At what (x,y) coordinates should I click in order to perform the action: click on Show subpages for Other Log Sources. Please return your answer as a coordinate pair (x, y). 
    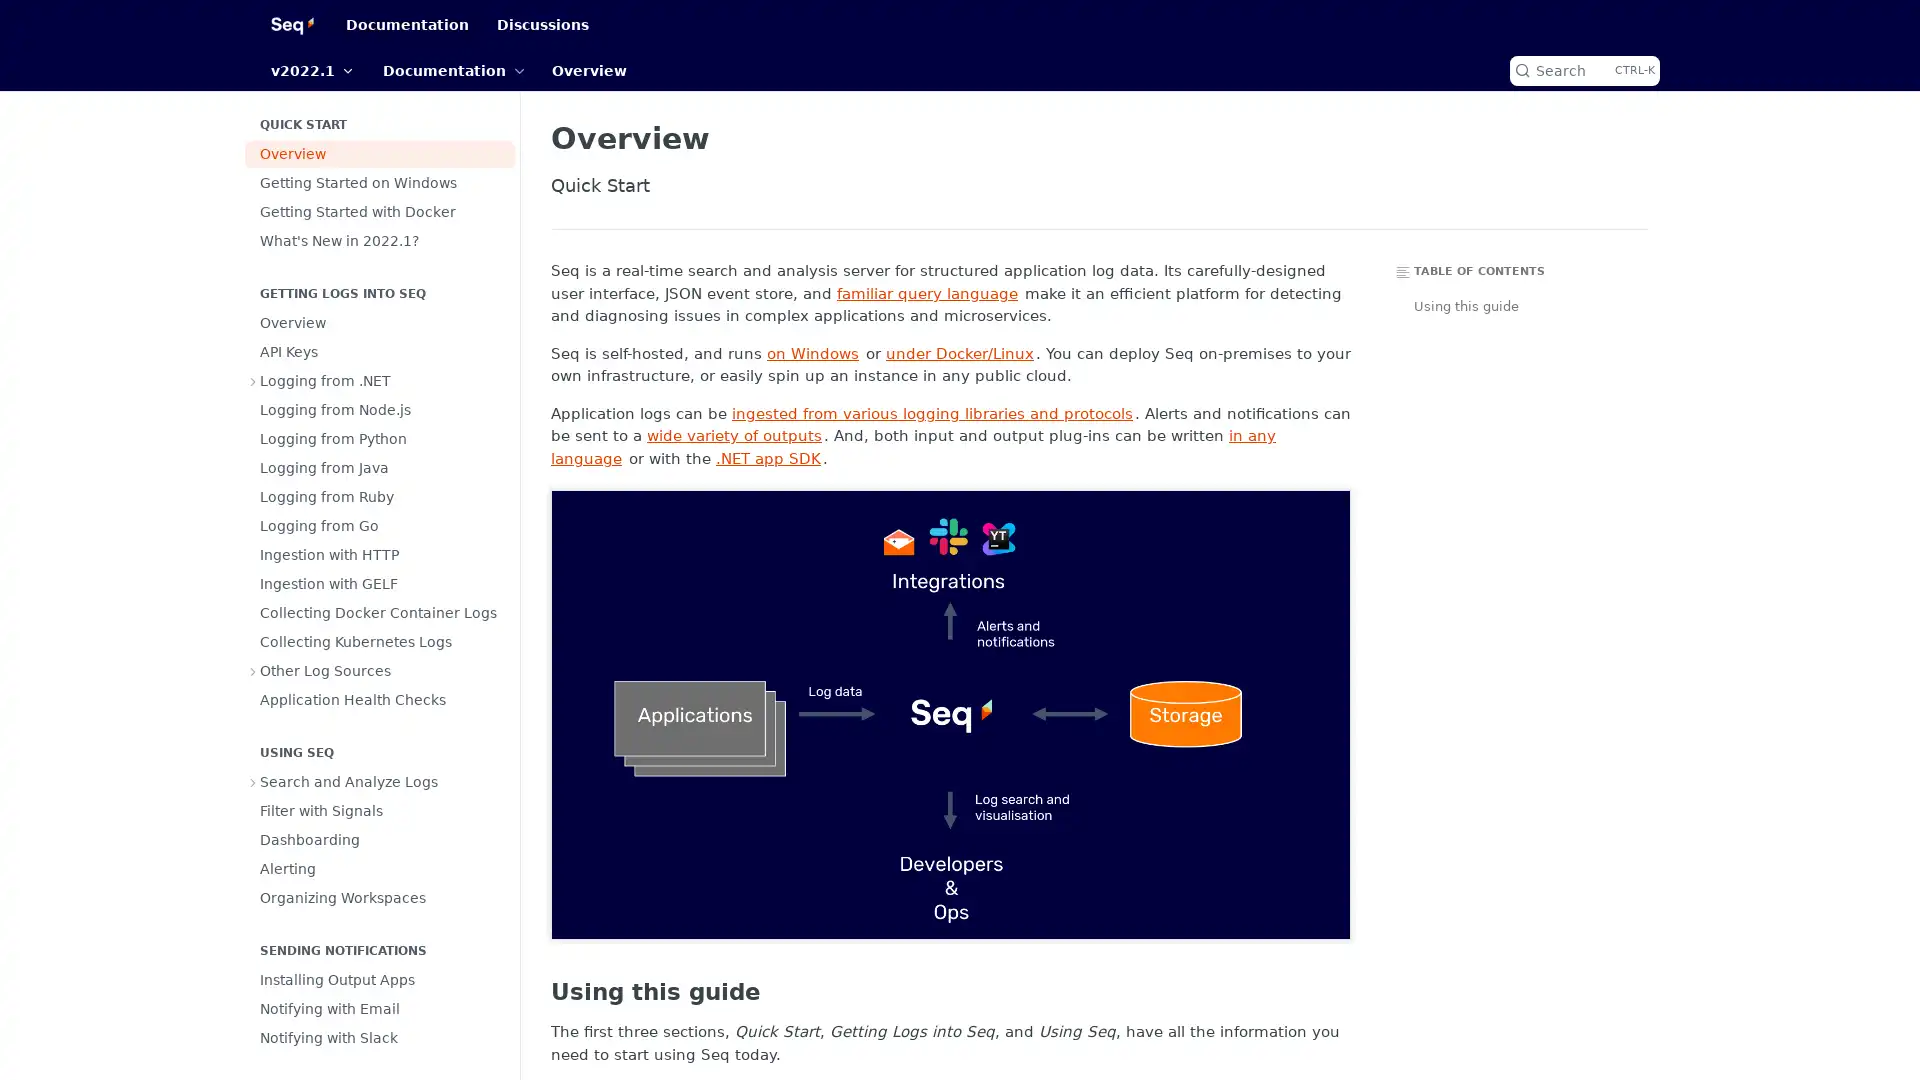
    Looking at the image, I should click on (253, 671).